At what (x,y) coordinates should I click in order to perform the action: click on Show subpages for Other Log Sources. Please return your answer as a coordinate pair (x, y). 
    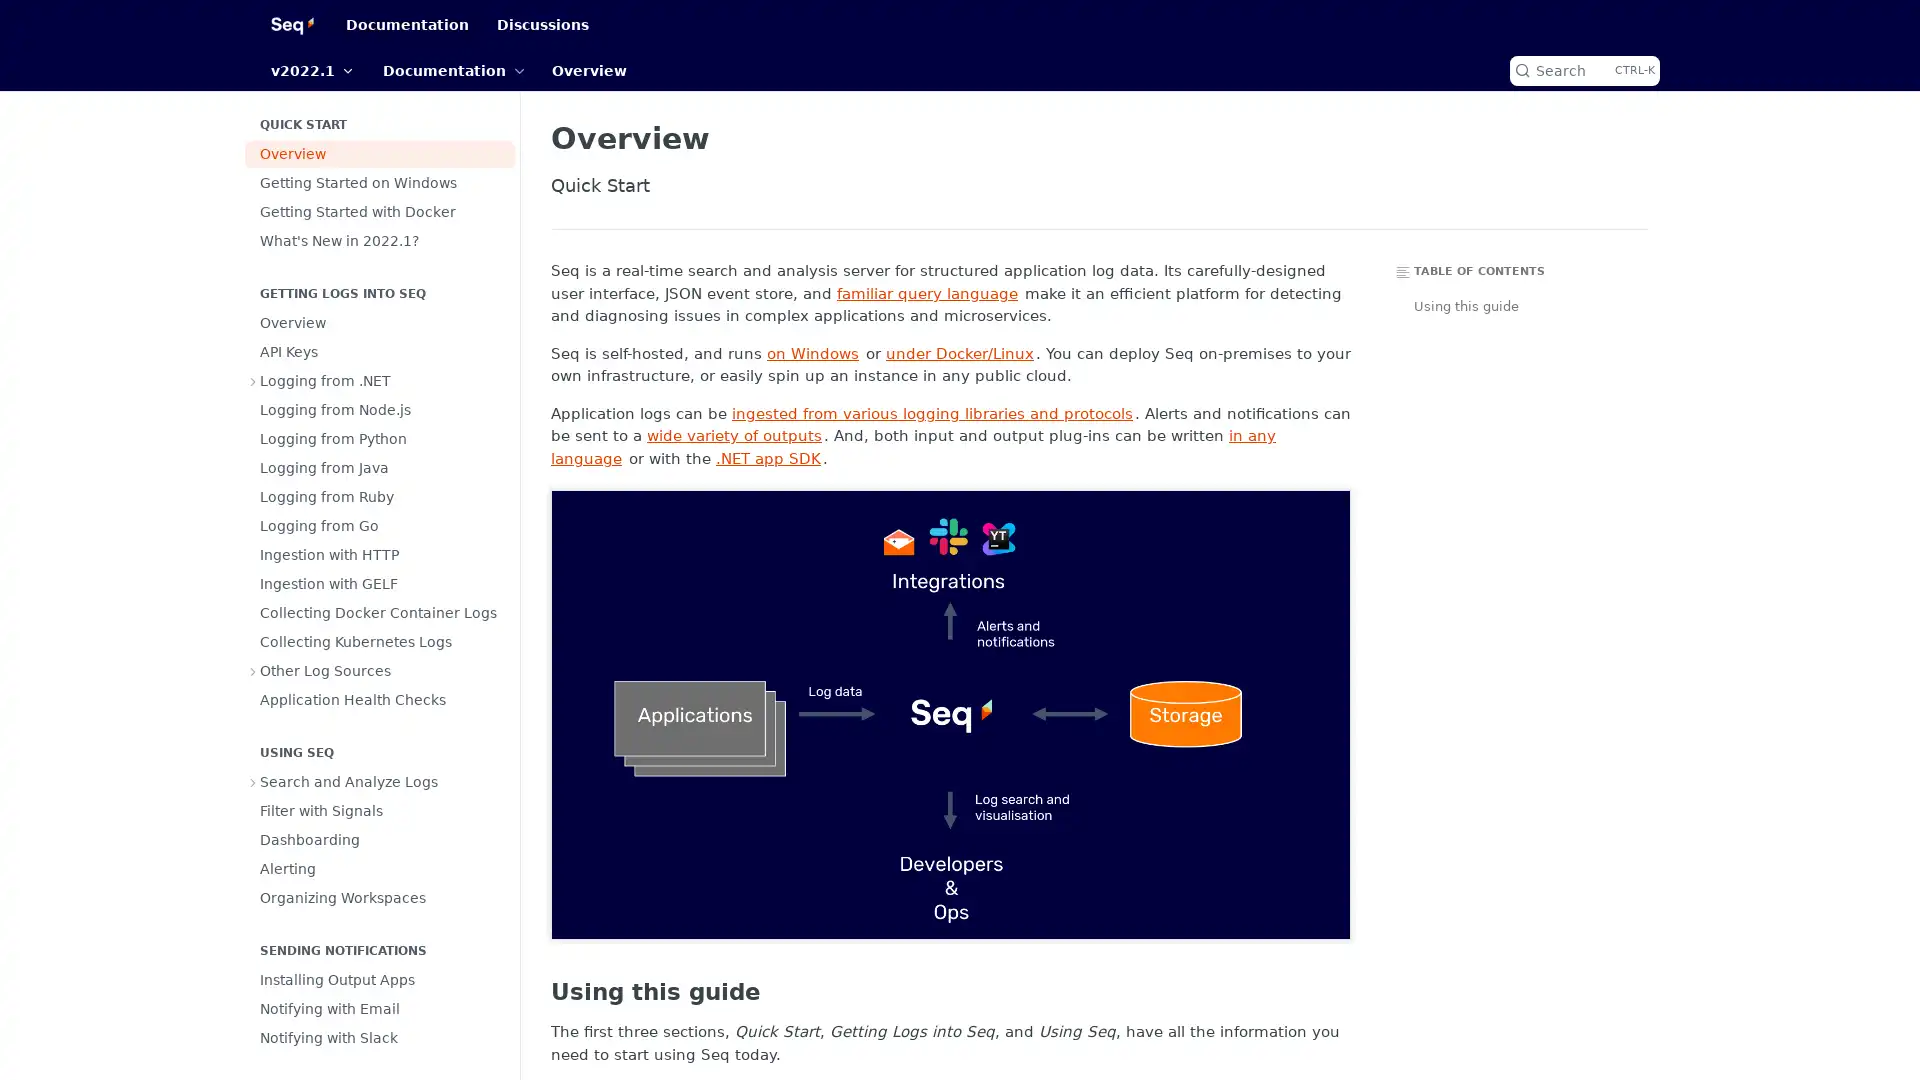
    Looking at the image, I should click on (253, 671).